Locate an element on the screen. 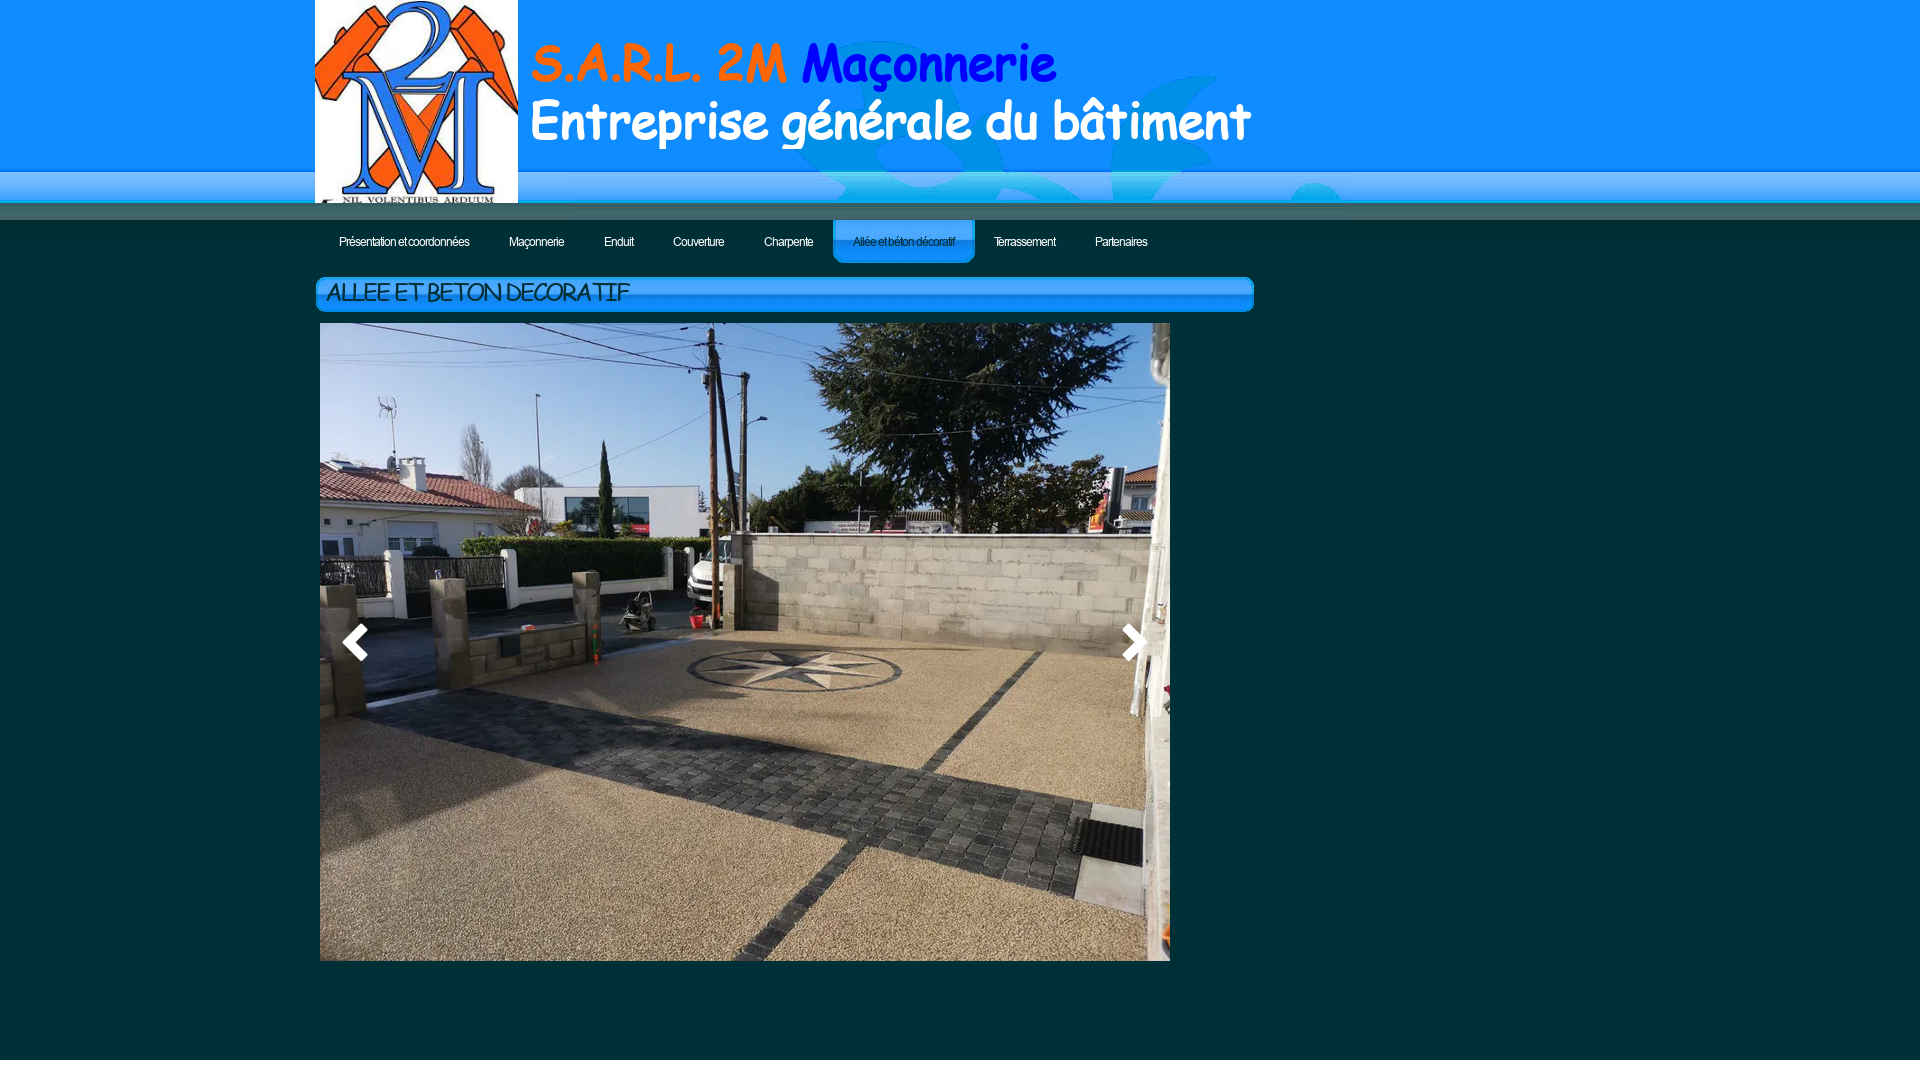 The image size is (1920, 1080). 'Partenaires' is located at coordinates (1121, 240).